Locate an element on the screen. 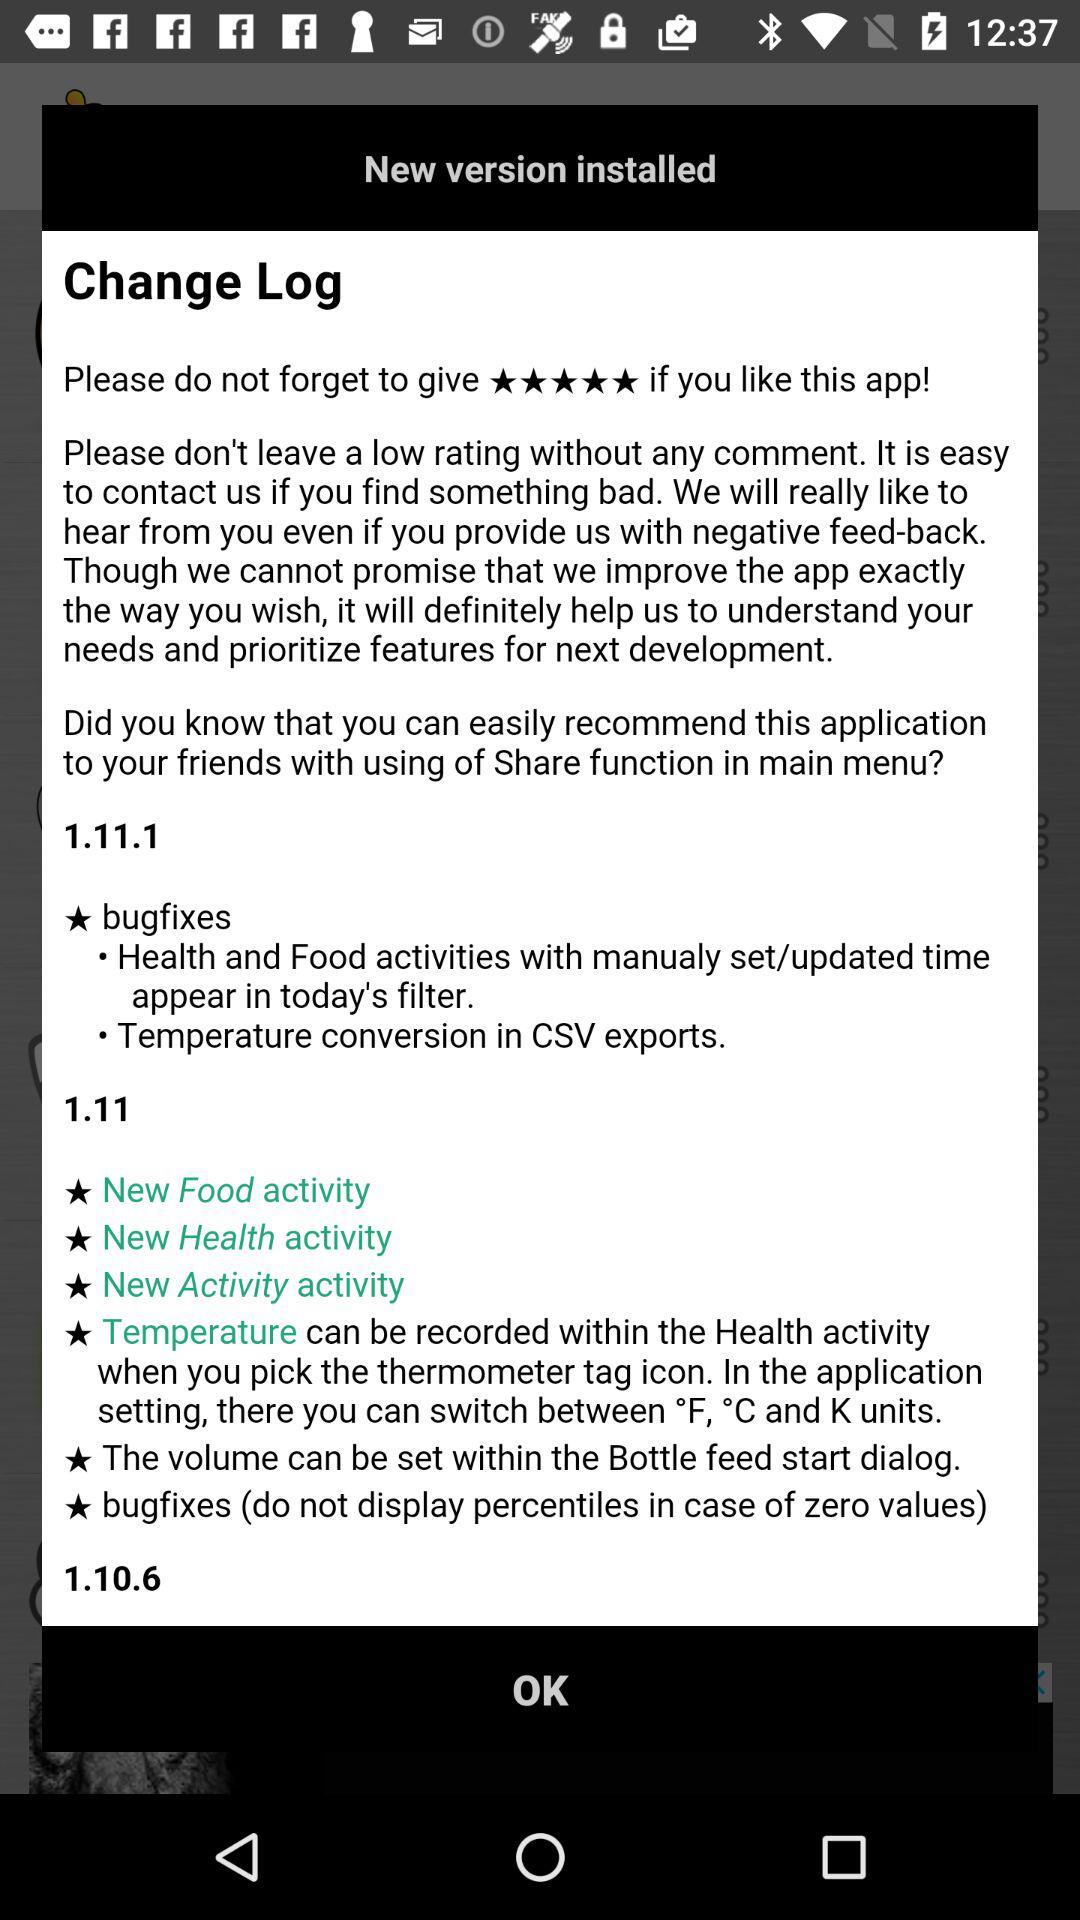 This screenshot has width=1080, height=1920. full text is located at coordinates (540, 927).